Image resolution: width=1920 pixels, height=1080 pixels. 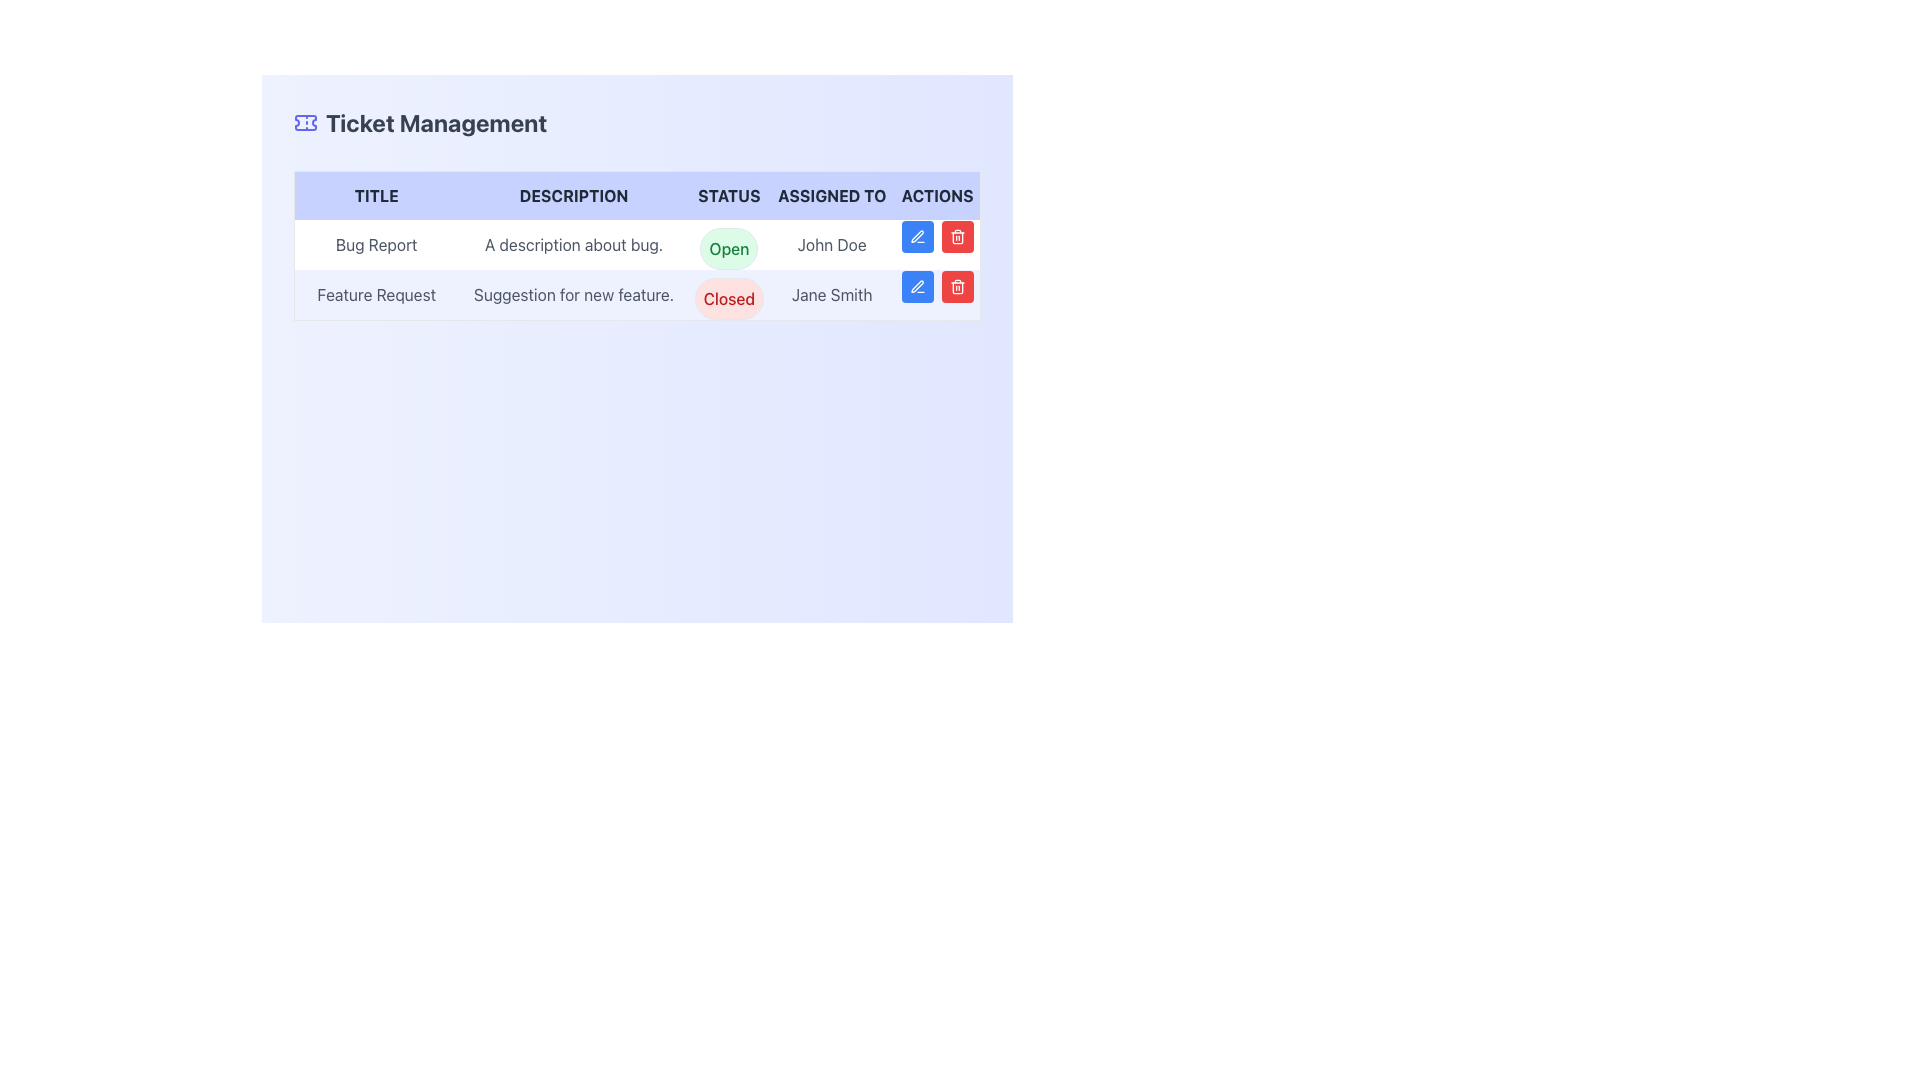 I want to click on the red trash bin icon button in the 'Actions' column of the second row of the table for the 'Feature Request' ticket, so click(x=956, y=235).